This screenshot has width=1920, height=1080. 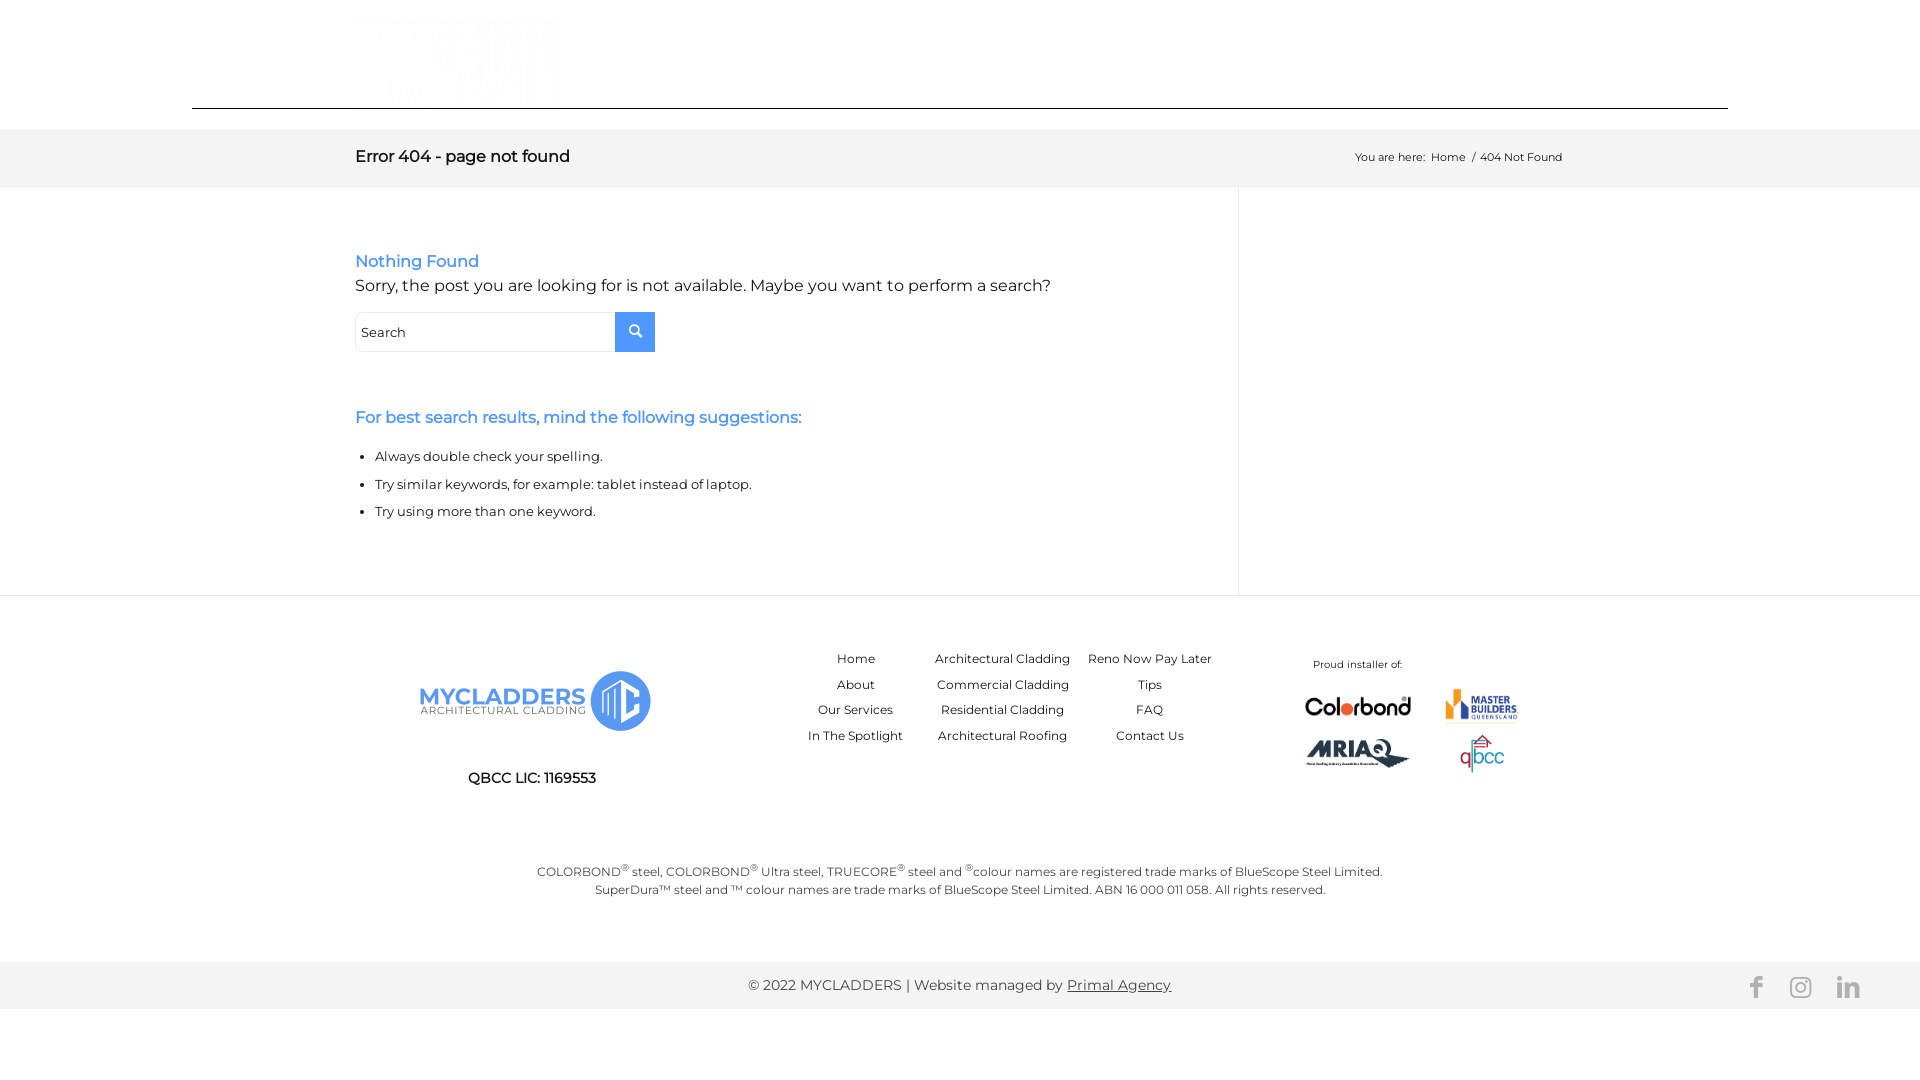 What do you see at coordinates (406, 700) in the screenshot?
I see `'mycladders-logo-blue'` at bounding box center [406, 700].